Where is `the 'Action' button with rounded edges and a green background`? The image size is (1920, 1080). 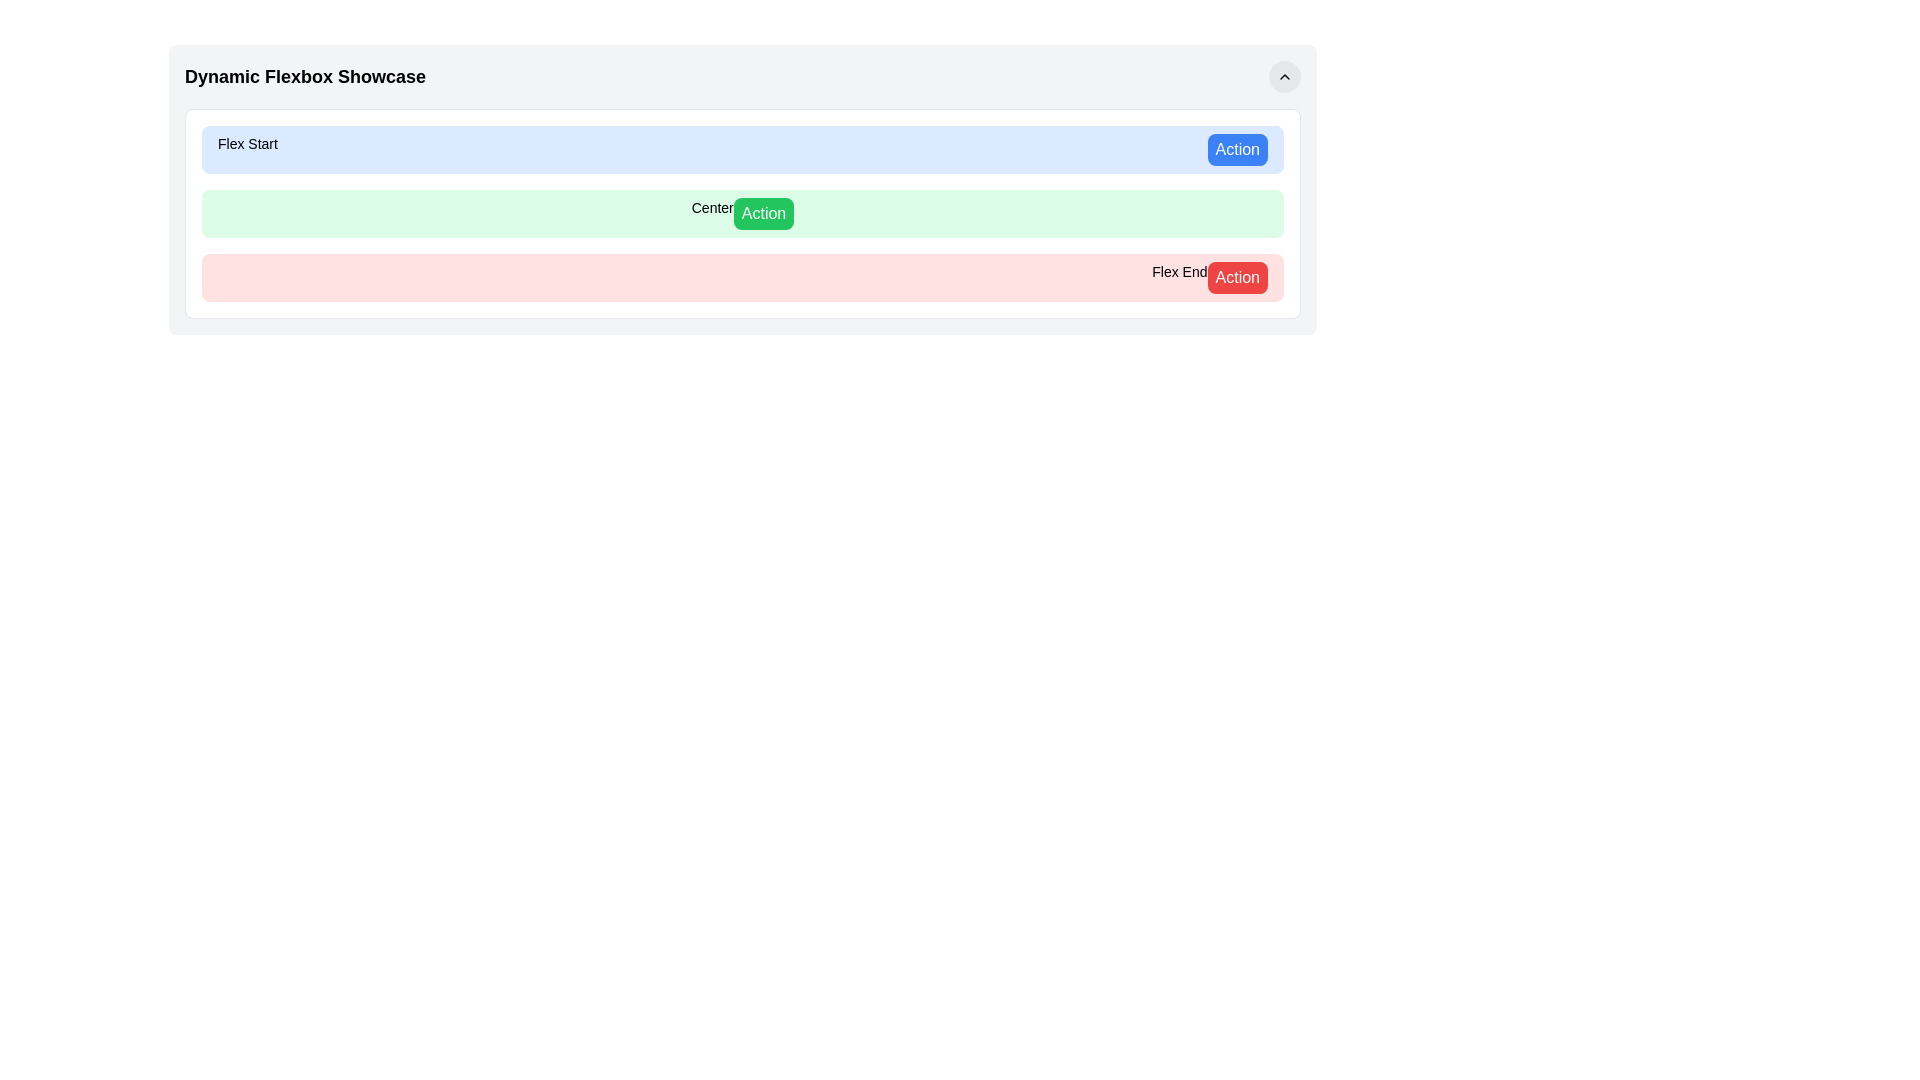 the 'Action' button with rounded edges and a green background is located at coordinates (762, 213).